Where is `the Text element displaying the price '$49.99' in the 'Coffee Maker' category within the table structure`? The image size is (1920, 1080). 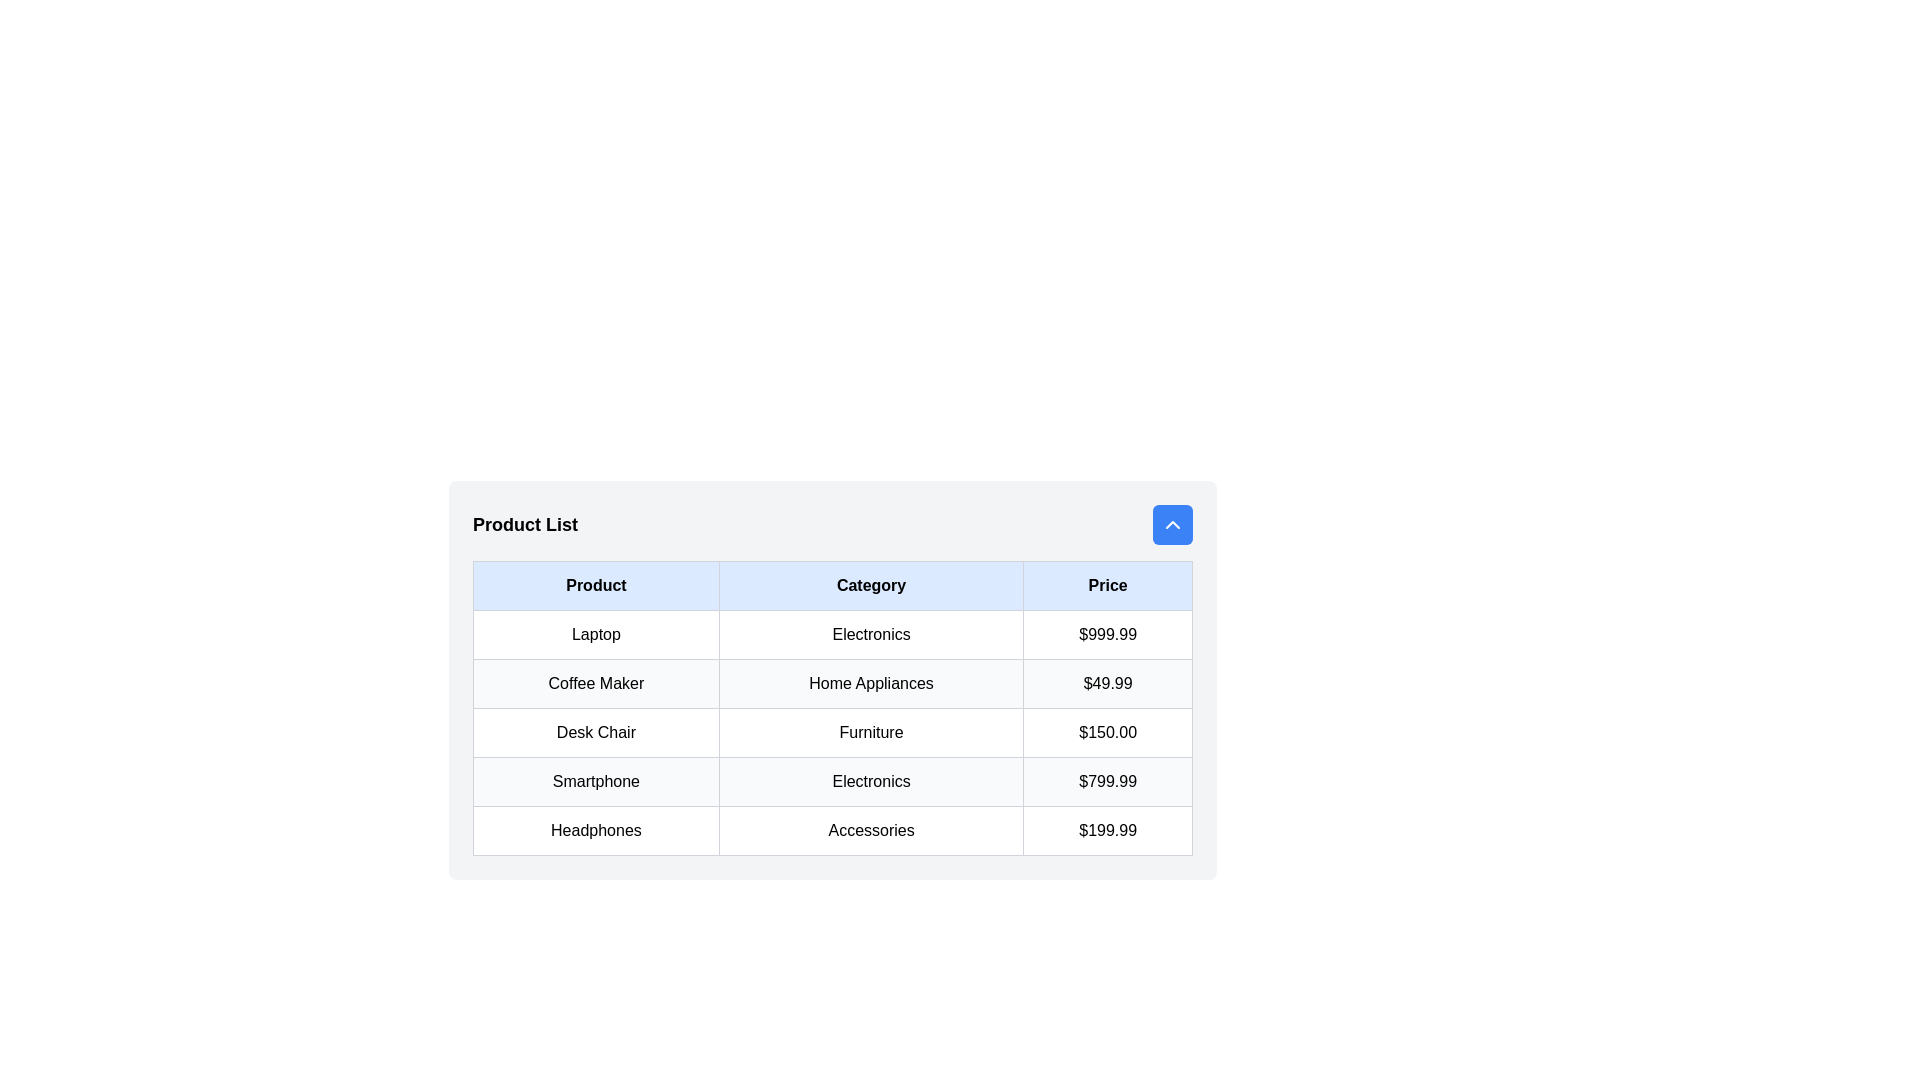 the Text element displaying the price '$49.99' in the 'Coffee Maker' category within the table structure is located at coordinates (1107, 682).